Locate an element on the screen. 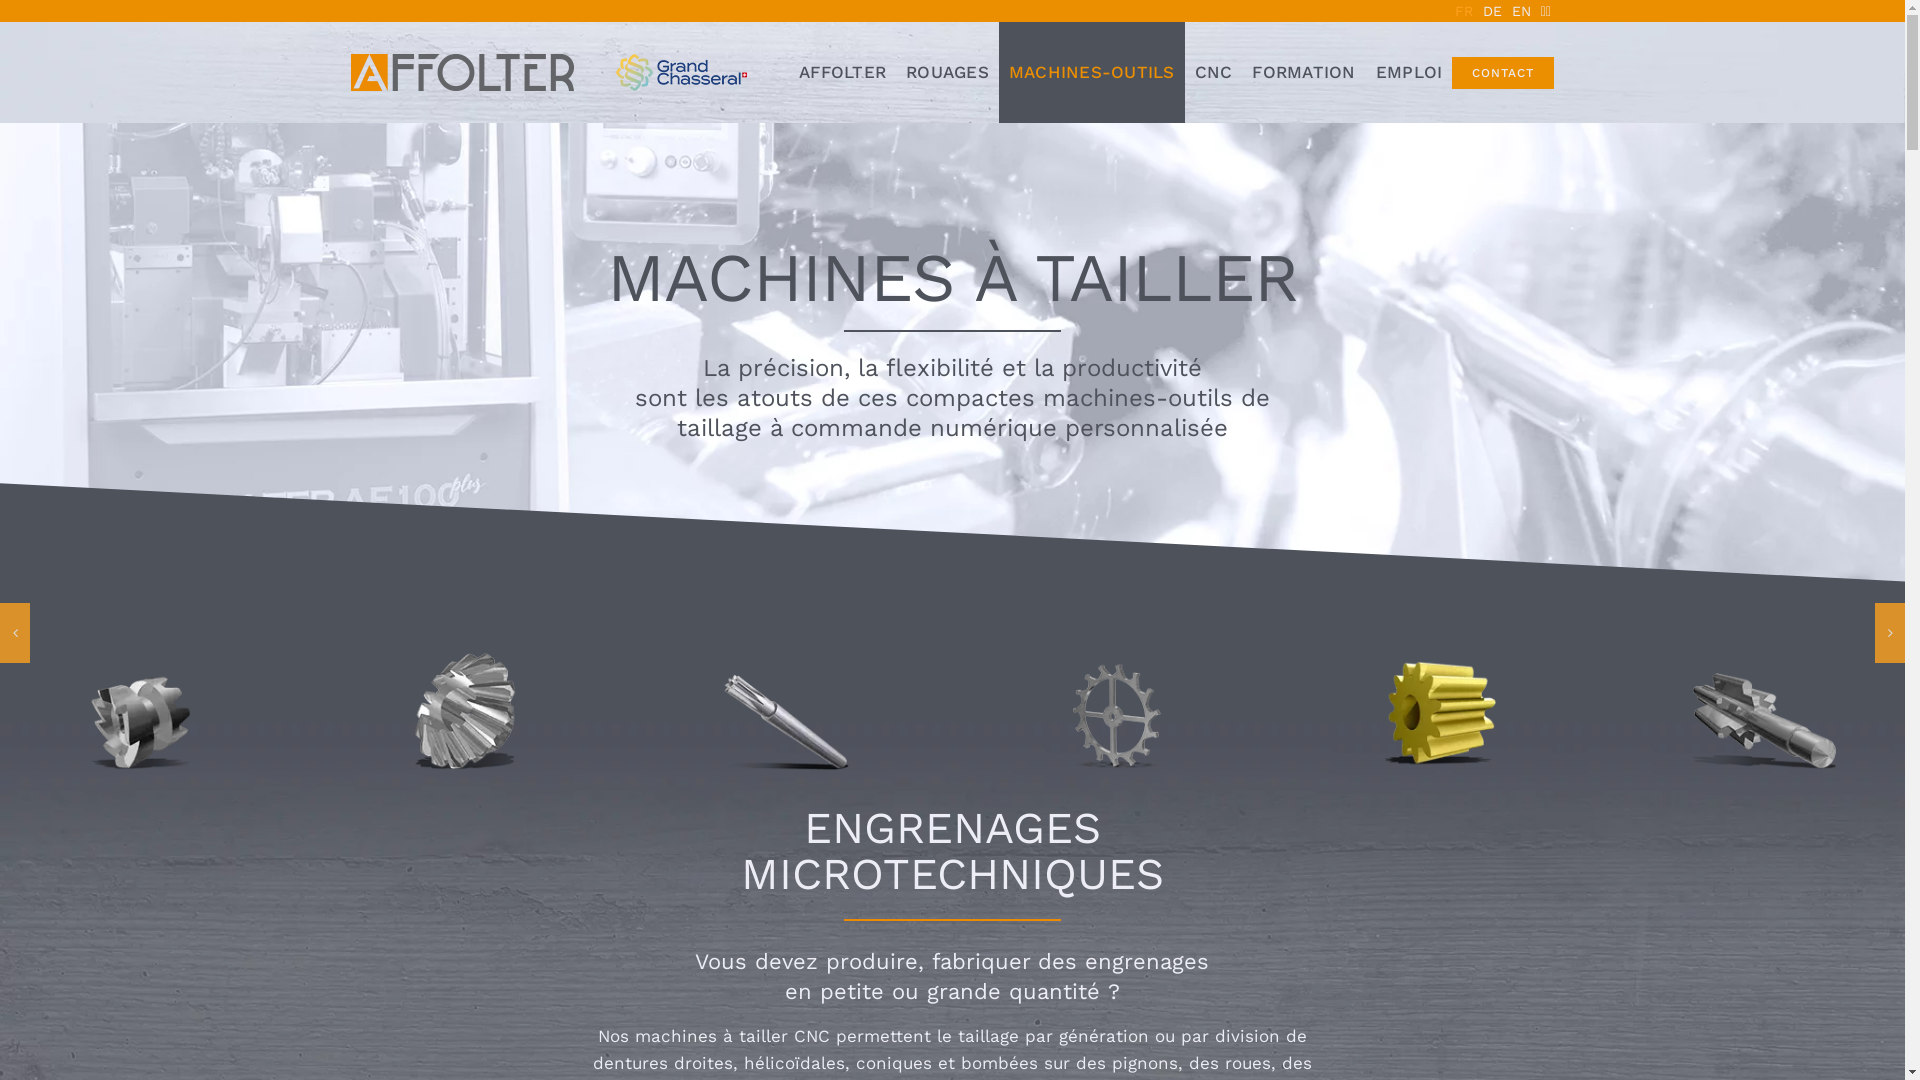 The width and height of the screenshot is (1920, 1080). 'ROUAGES' is located at coordinates (946, 71).